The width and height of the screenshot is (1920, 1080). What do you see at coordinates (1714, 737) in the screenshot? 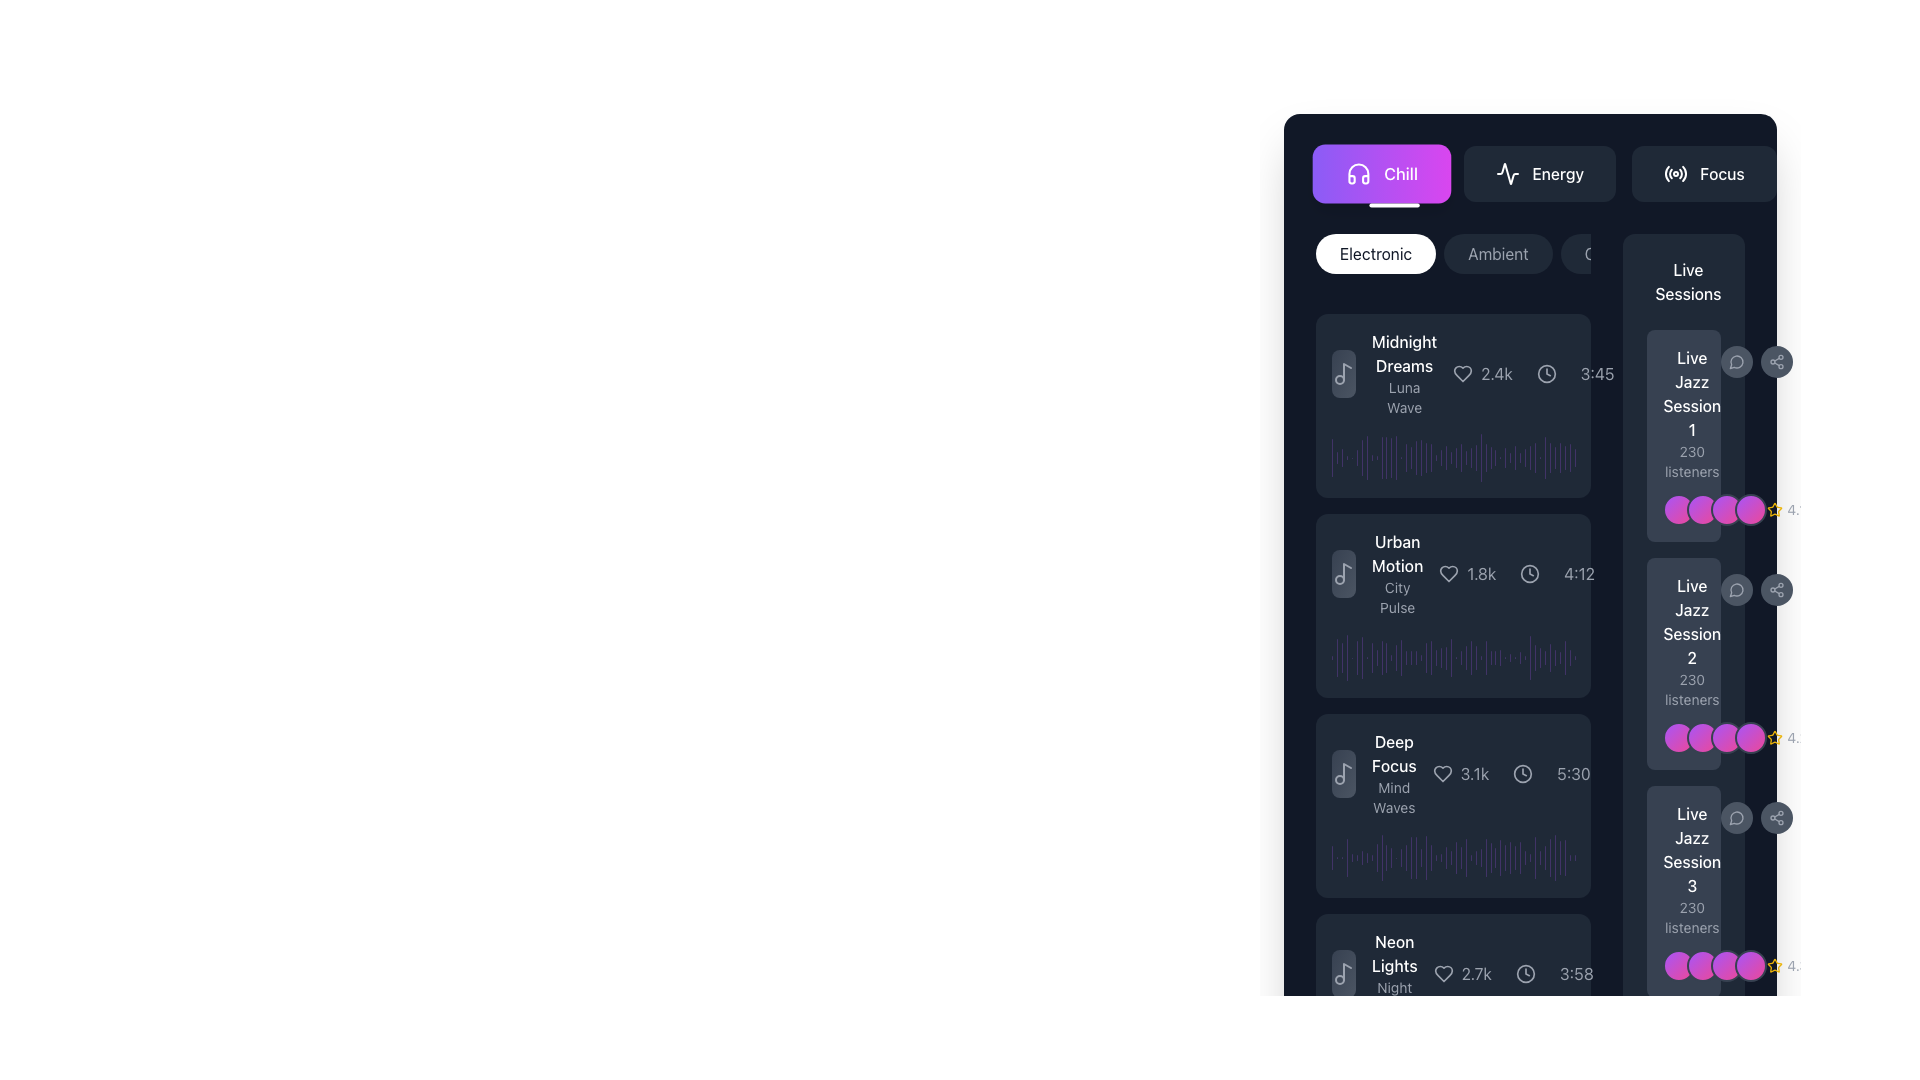
I see `the Avatar group display with overlapping images` at bounding box center [1714, 737].